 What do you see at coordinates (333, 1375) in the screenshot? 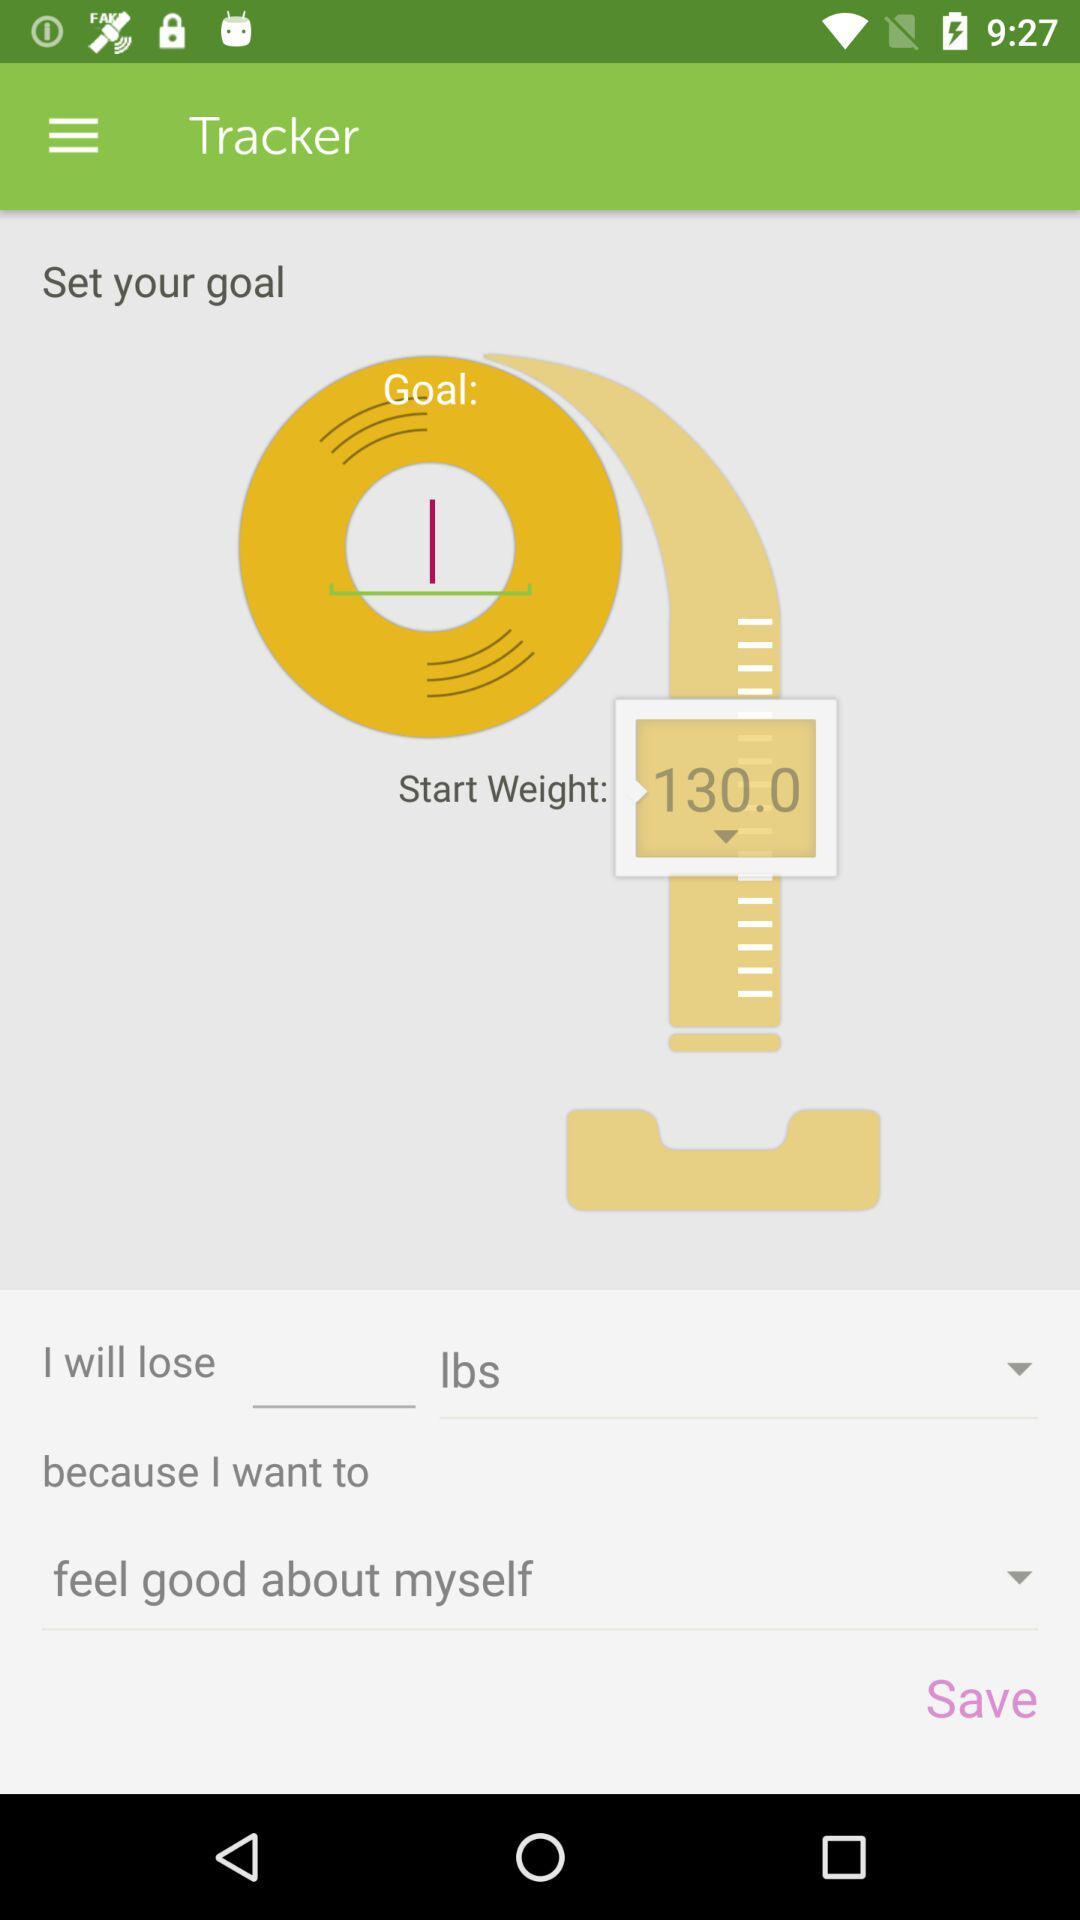
I see `the item next to i will lose item` at bounding box center [333, 1375].